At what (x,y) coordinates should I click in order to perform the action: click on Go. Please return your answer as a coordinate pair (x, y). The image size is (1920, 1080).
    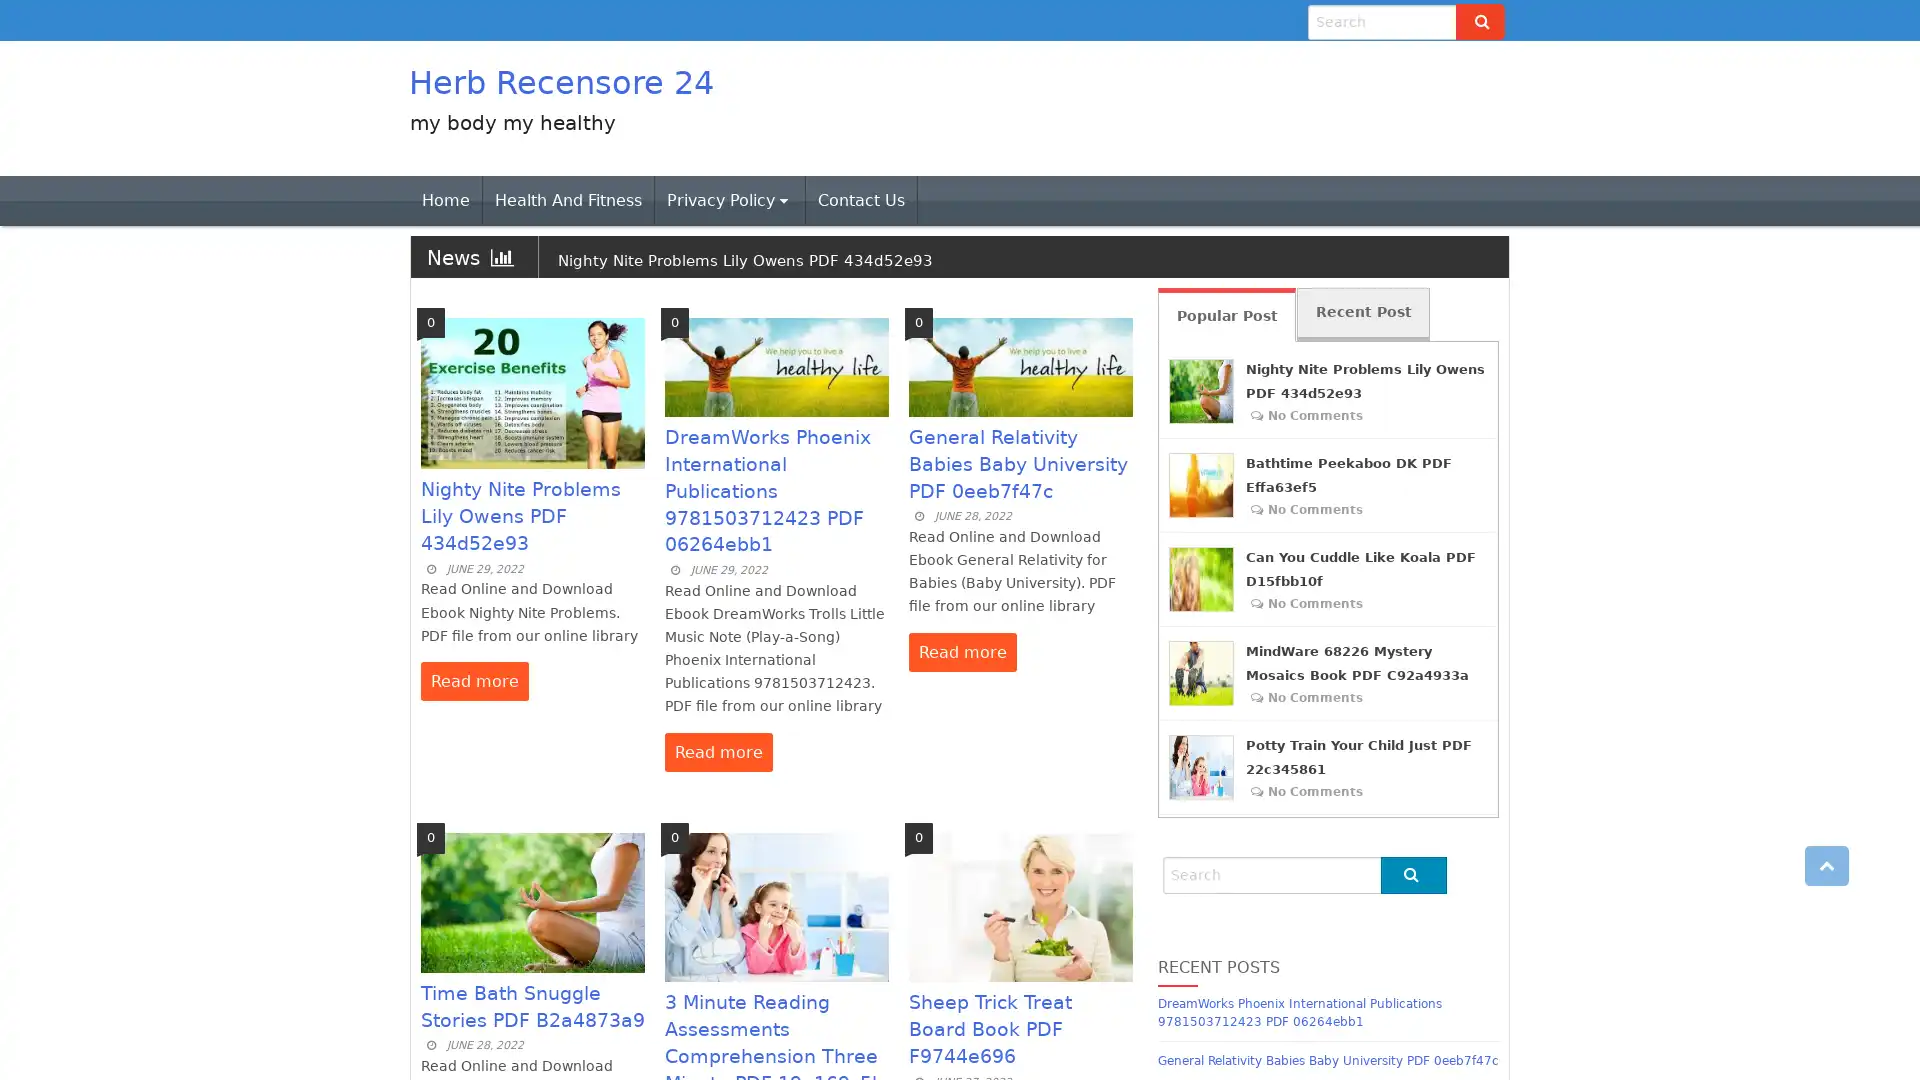
    Looking at the image, I should click on (1413, 873).